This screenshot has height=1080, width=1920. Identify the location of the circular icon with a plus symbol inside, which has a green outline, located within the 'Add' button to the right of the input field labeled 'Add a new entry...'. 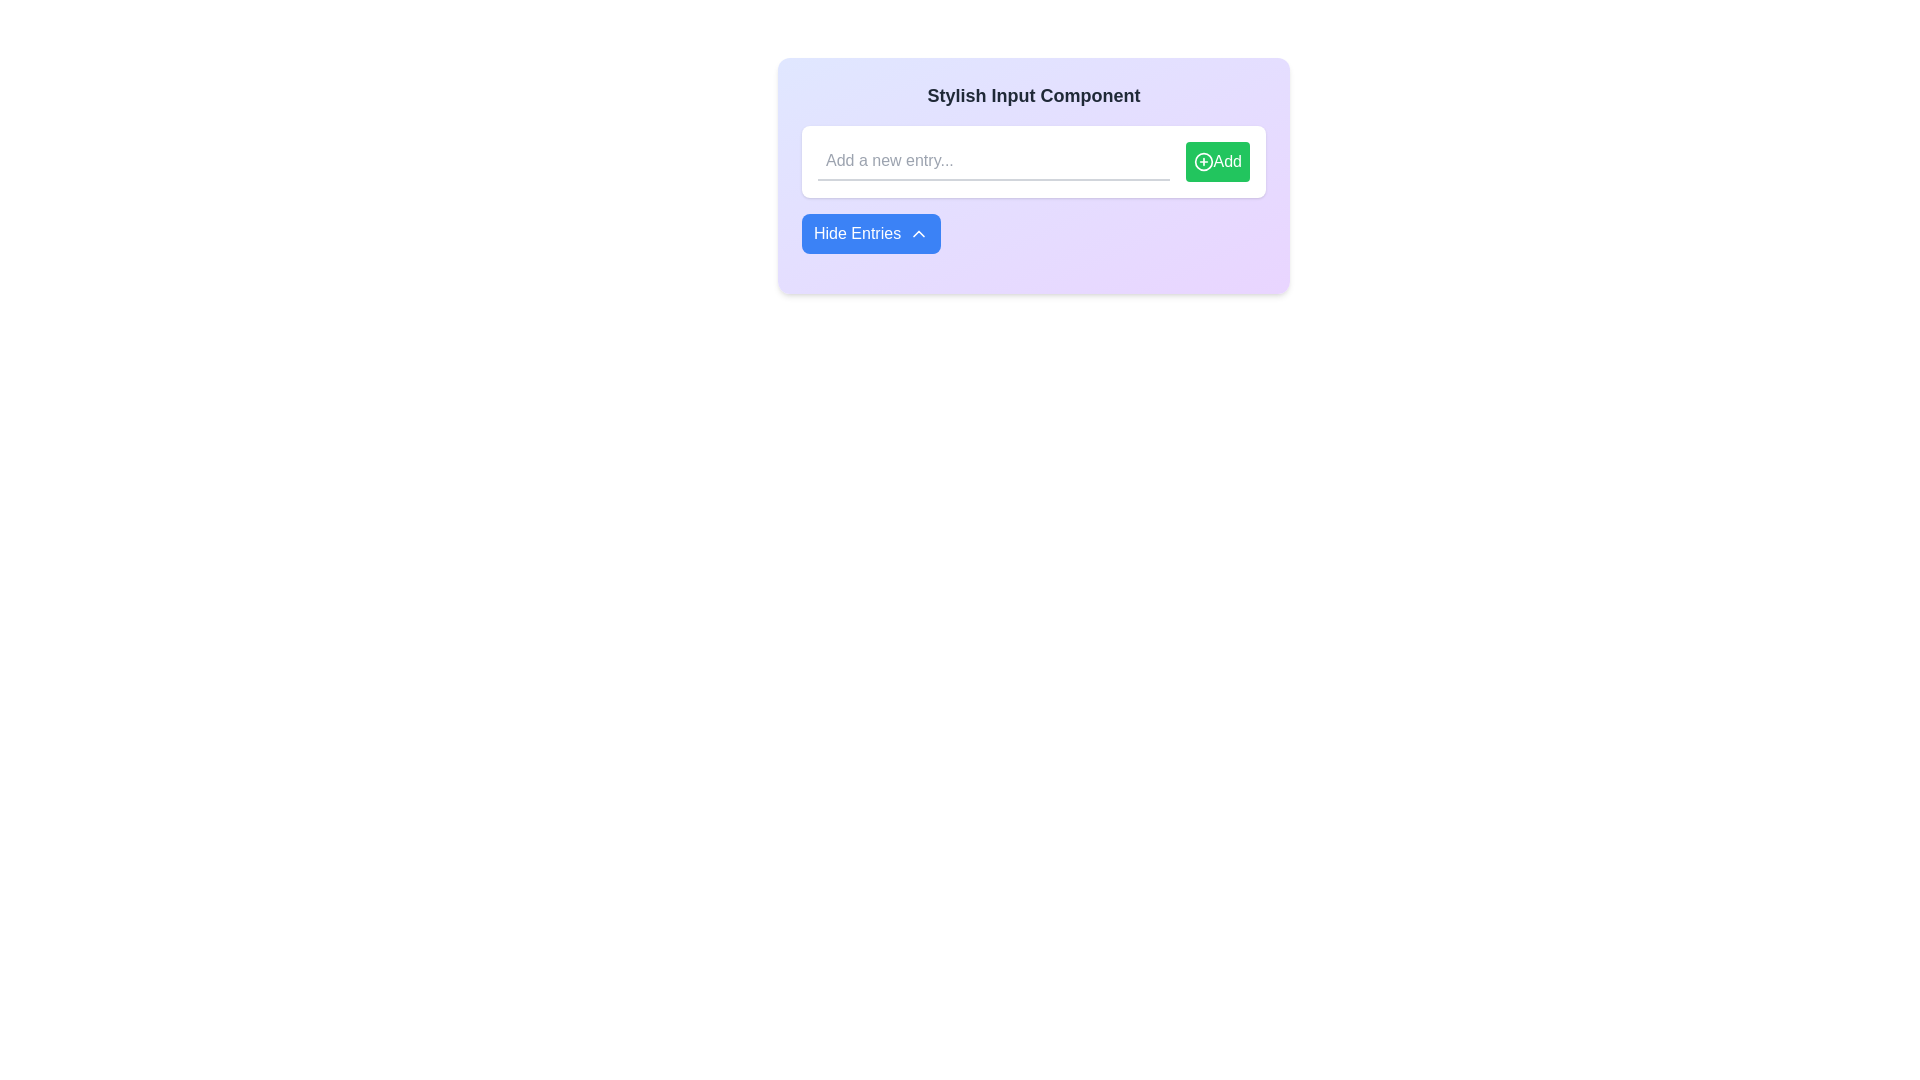
(1202, 161).